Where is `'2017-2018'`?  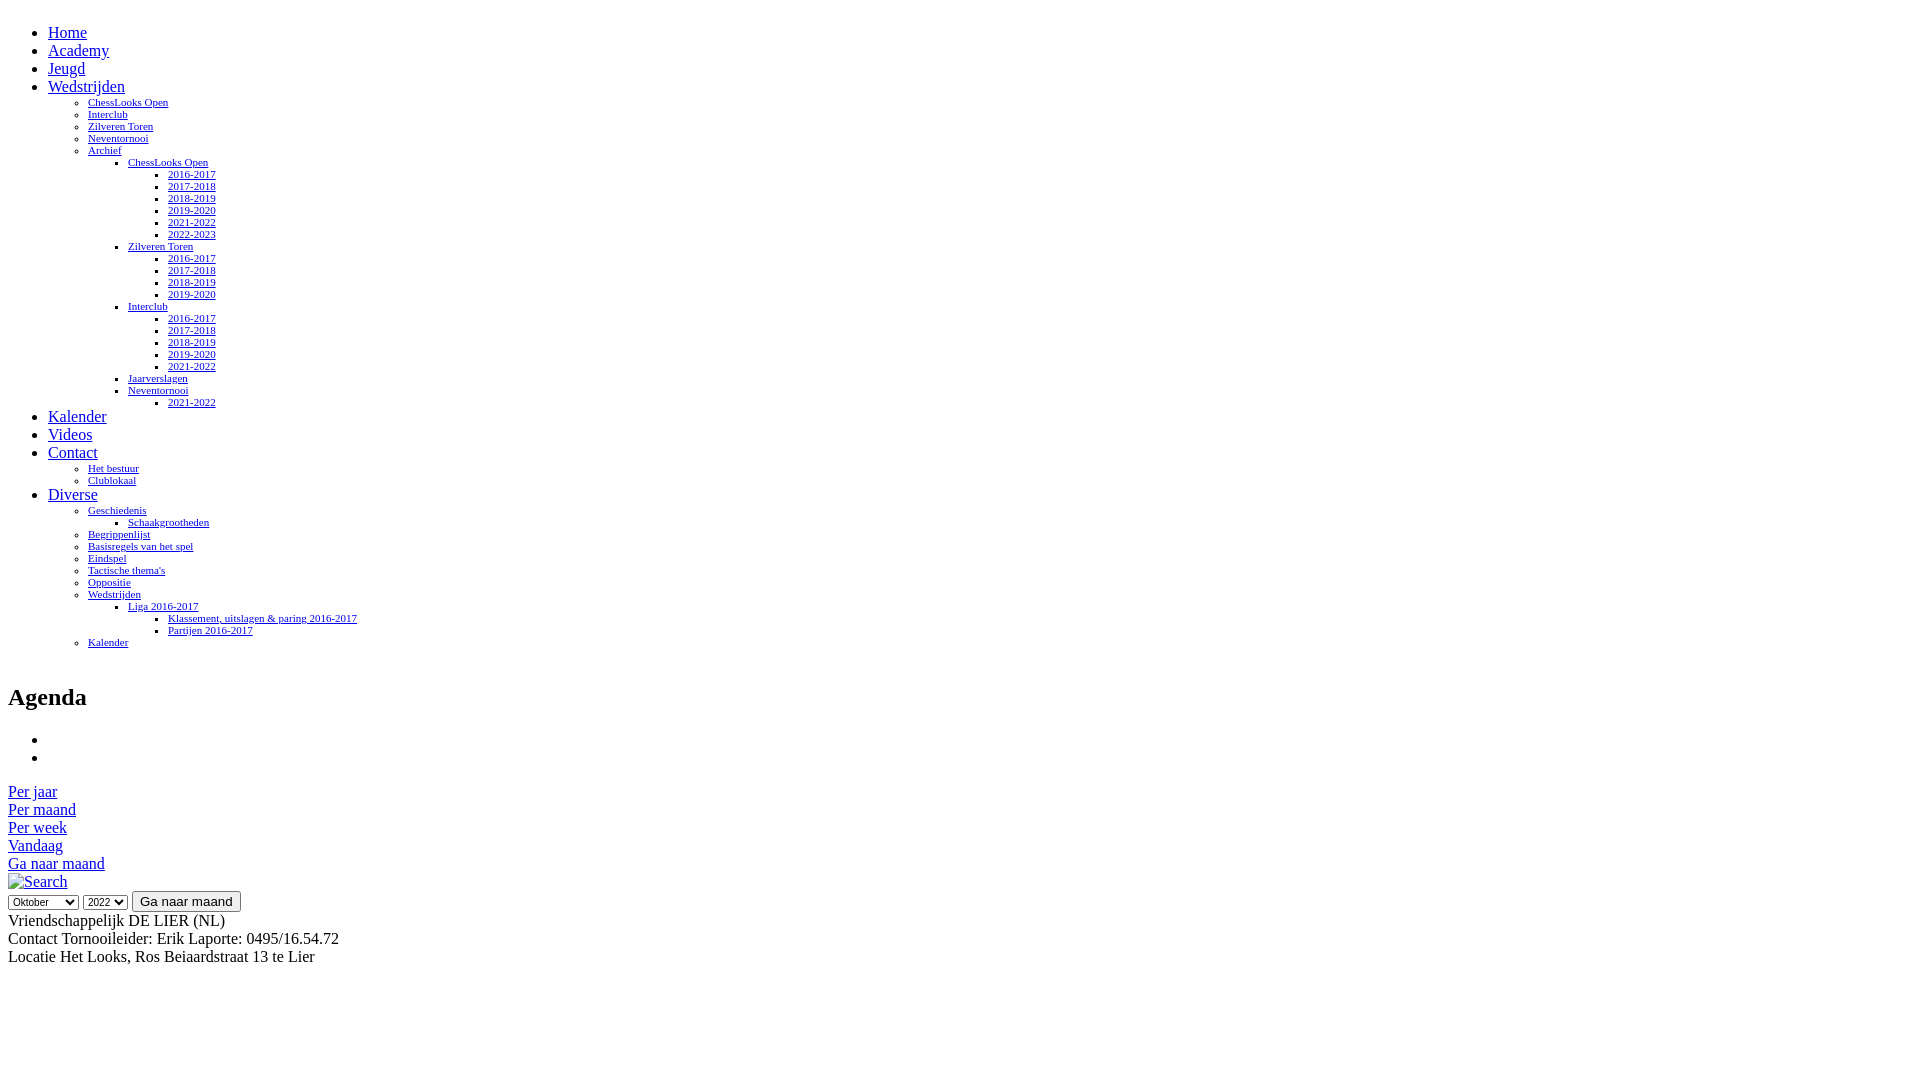 '2017-2018' is located at coordinates (168, 329).